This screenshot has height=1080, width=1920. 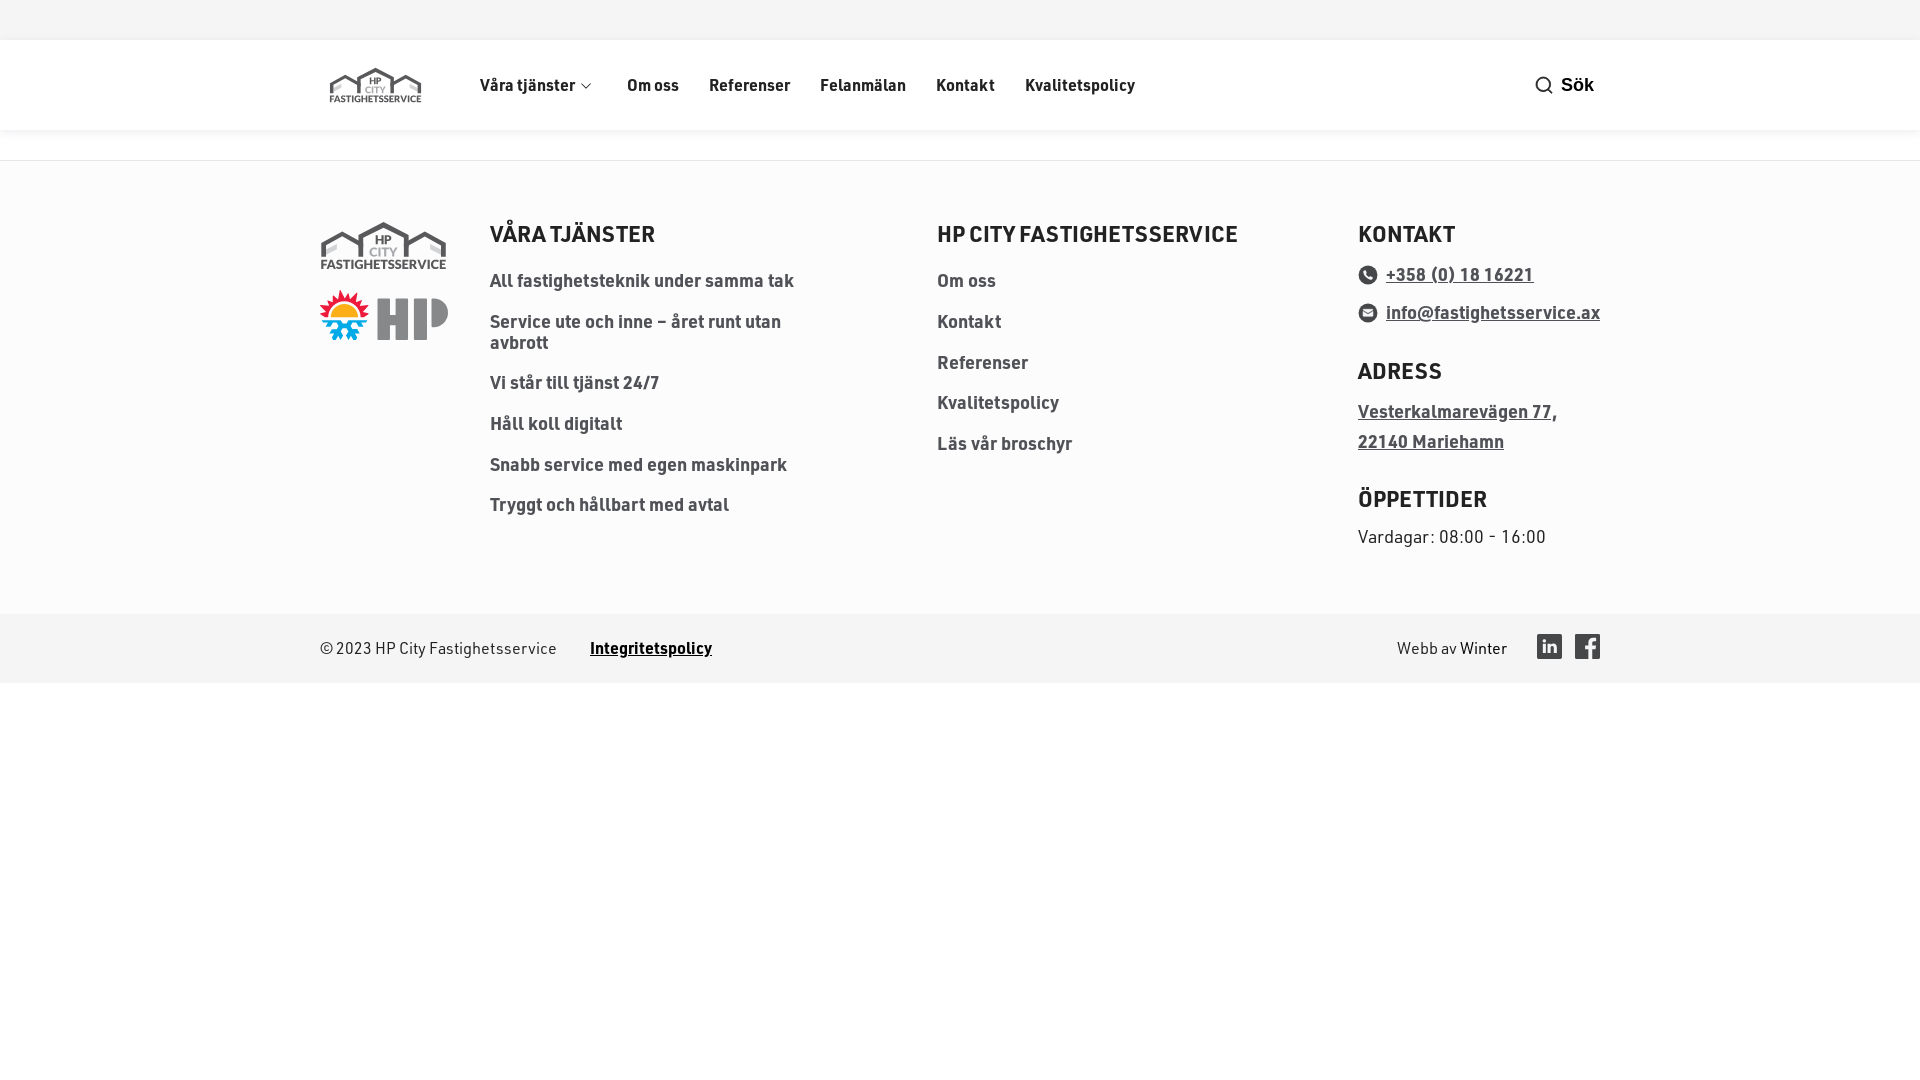 I want to click on 'Winter', so click(x=1483, y=647).